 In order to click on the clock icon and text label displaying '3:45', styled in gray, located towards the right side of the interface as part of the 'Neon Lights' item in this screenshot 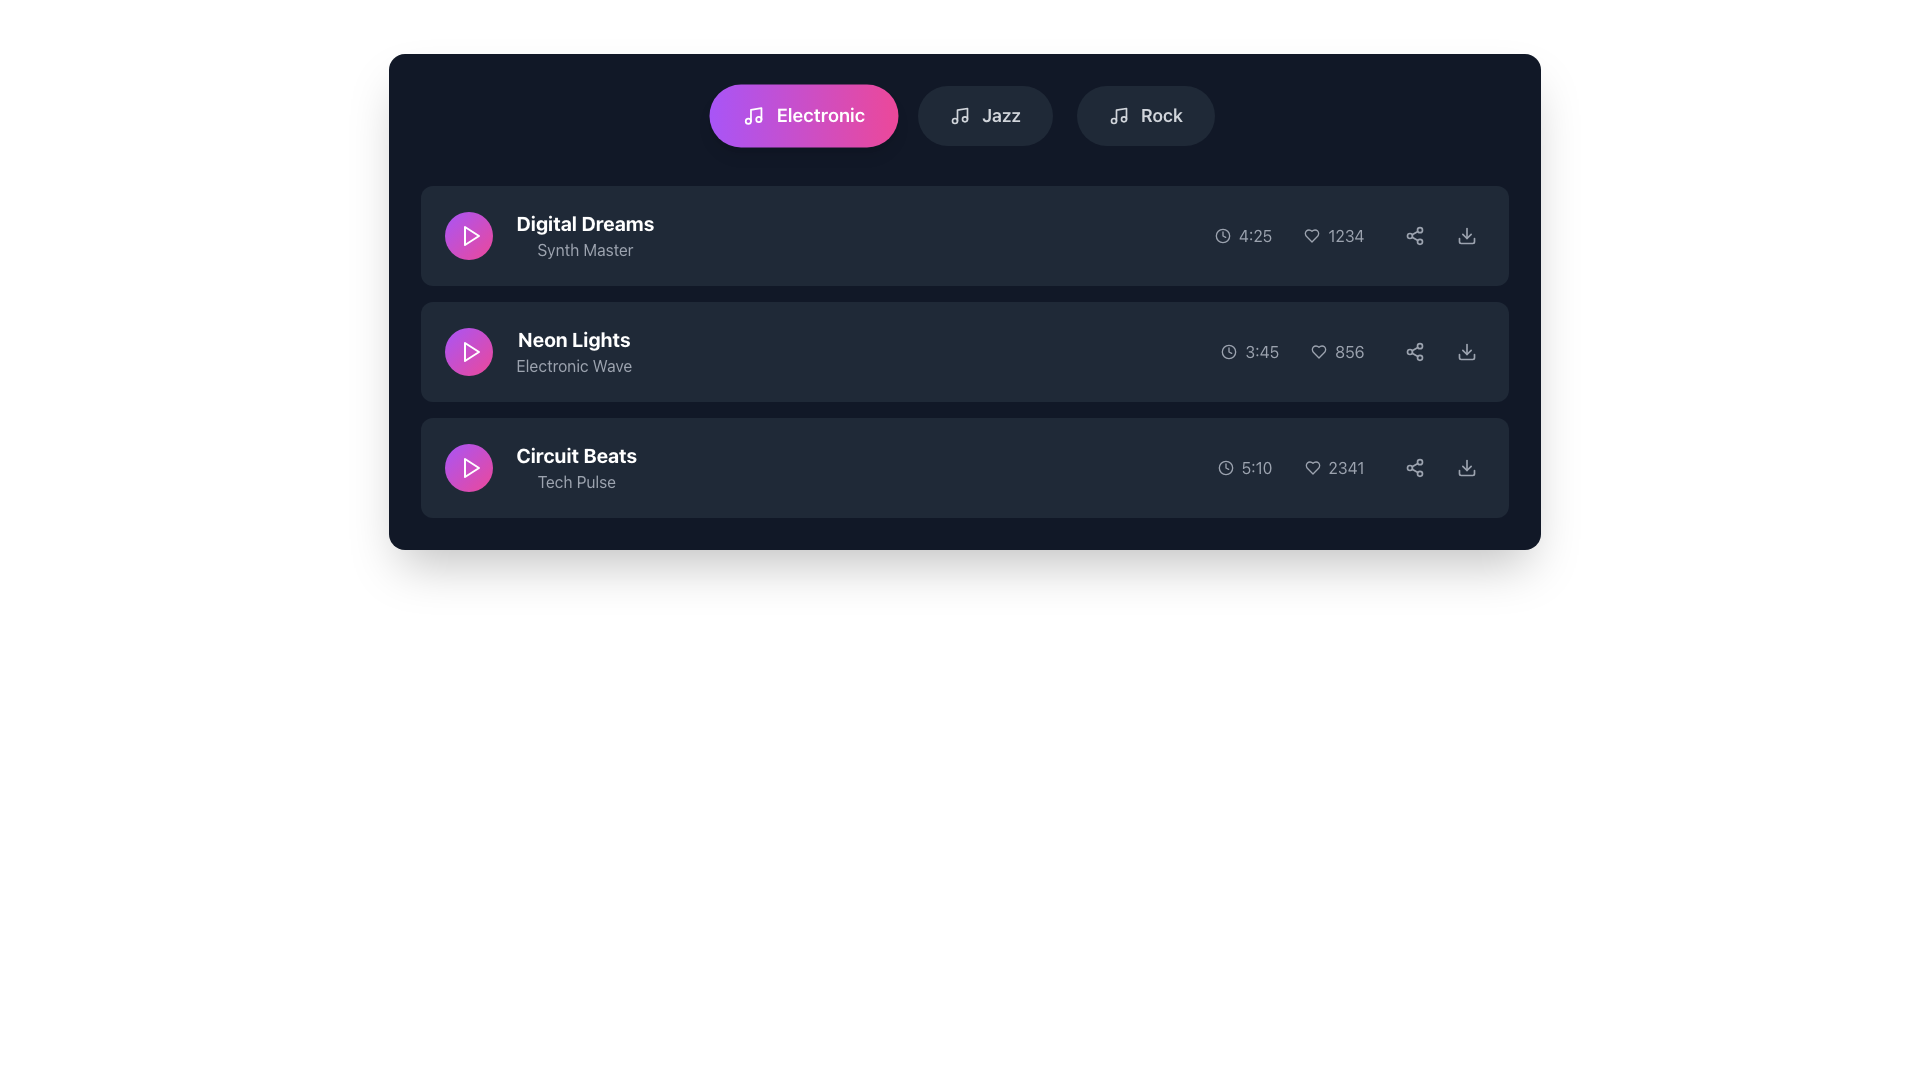, I will do `click(1249, 350)`.